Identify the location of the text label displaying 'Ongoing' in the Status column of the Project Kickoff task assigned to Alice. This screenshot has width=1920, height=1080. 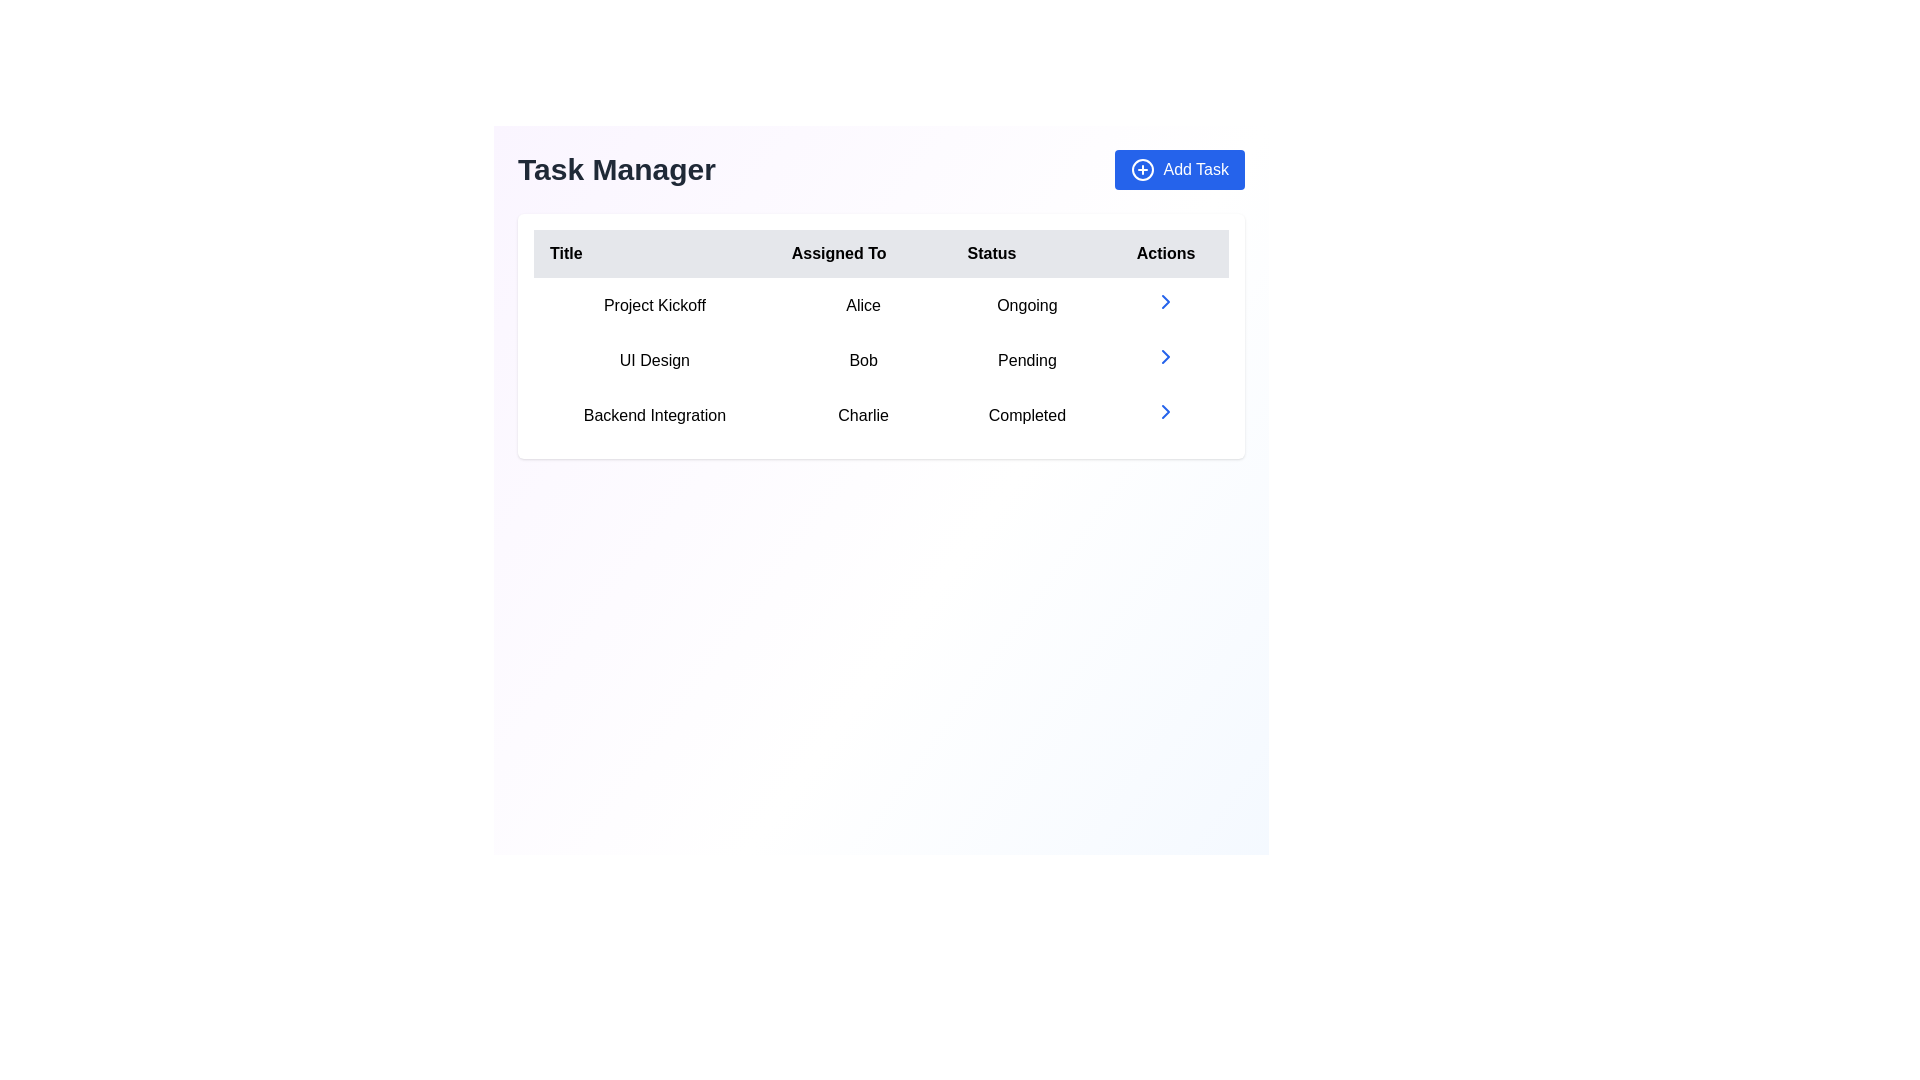
(1027, 305).